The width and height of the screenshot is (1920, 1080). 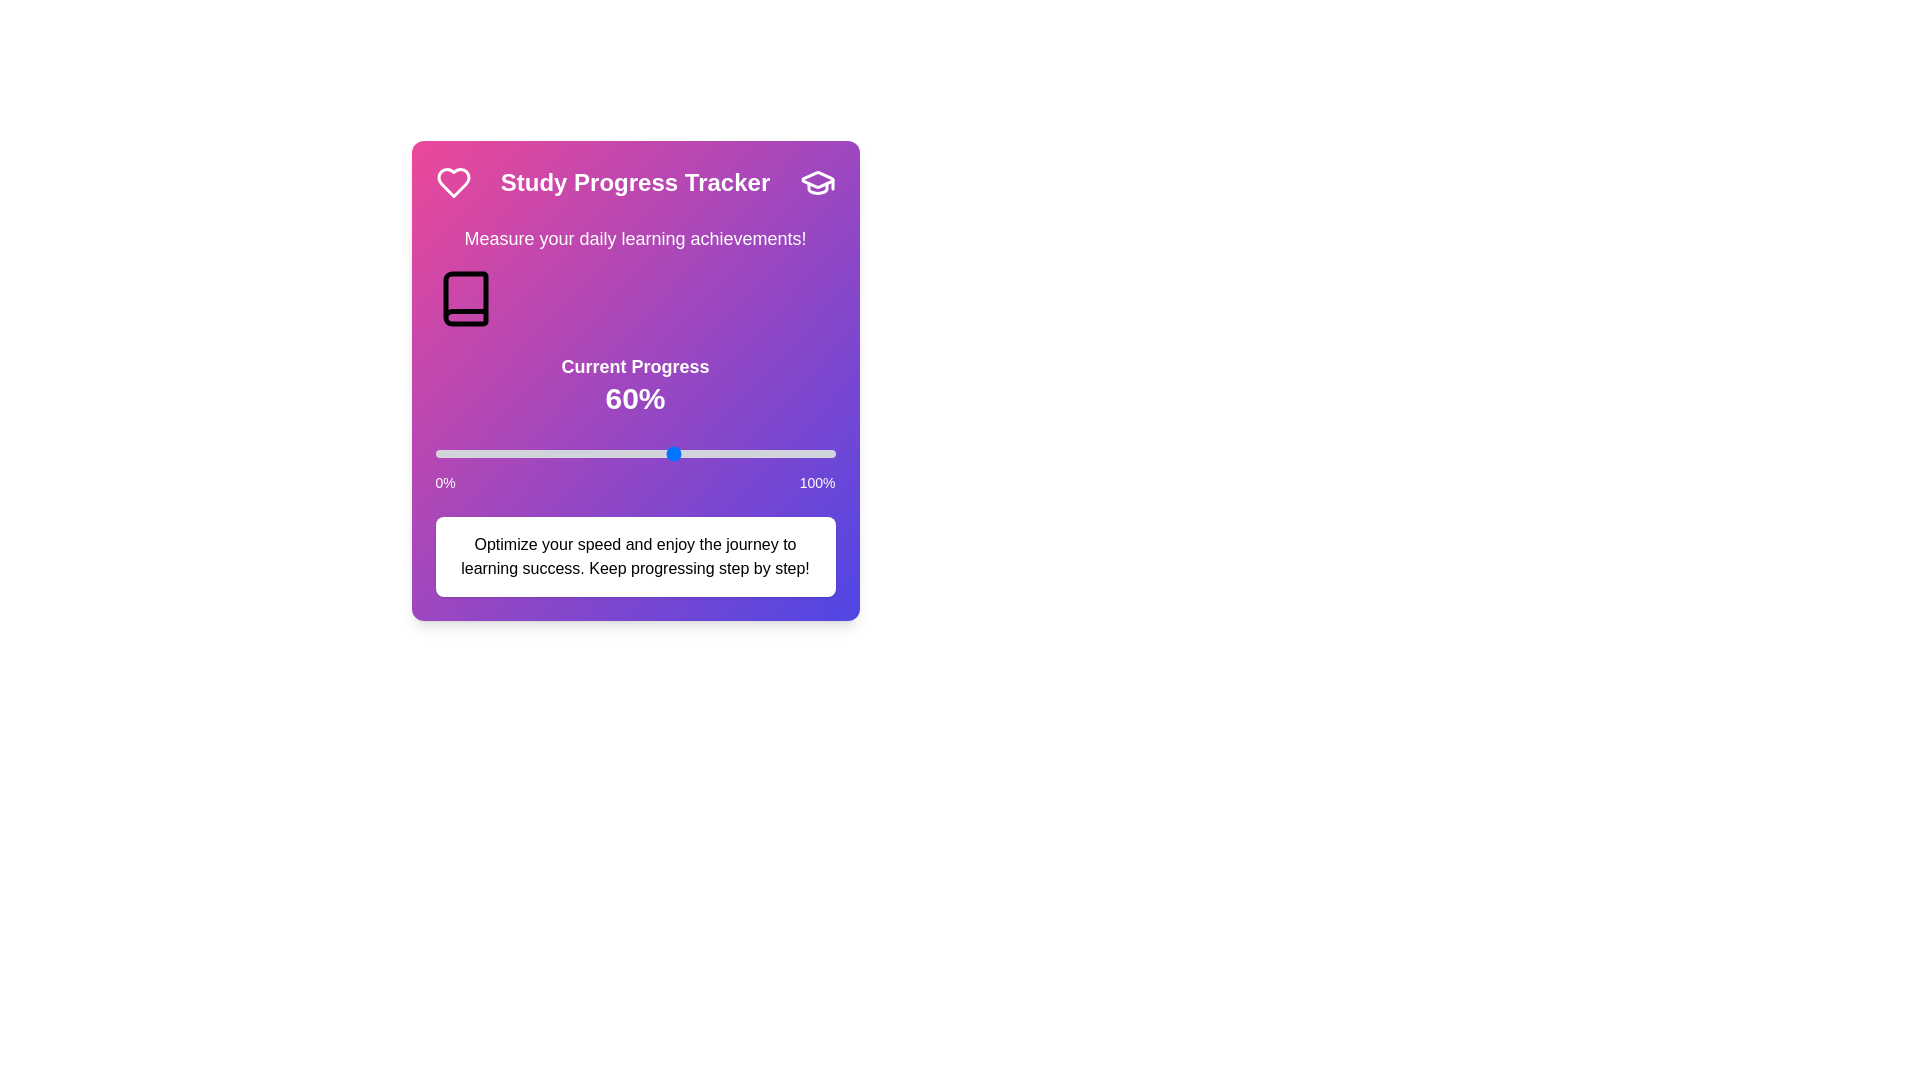 What do you see at coordinates (464, 299) in the screenshot?
I see `the Book icon to interact with it` at bounding box center [464, 299].